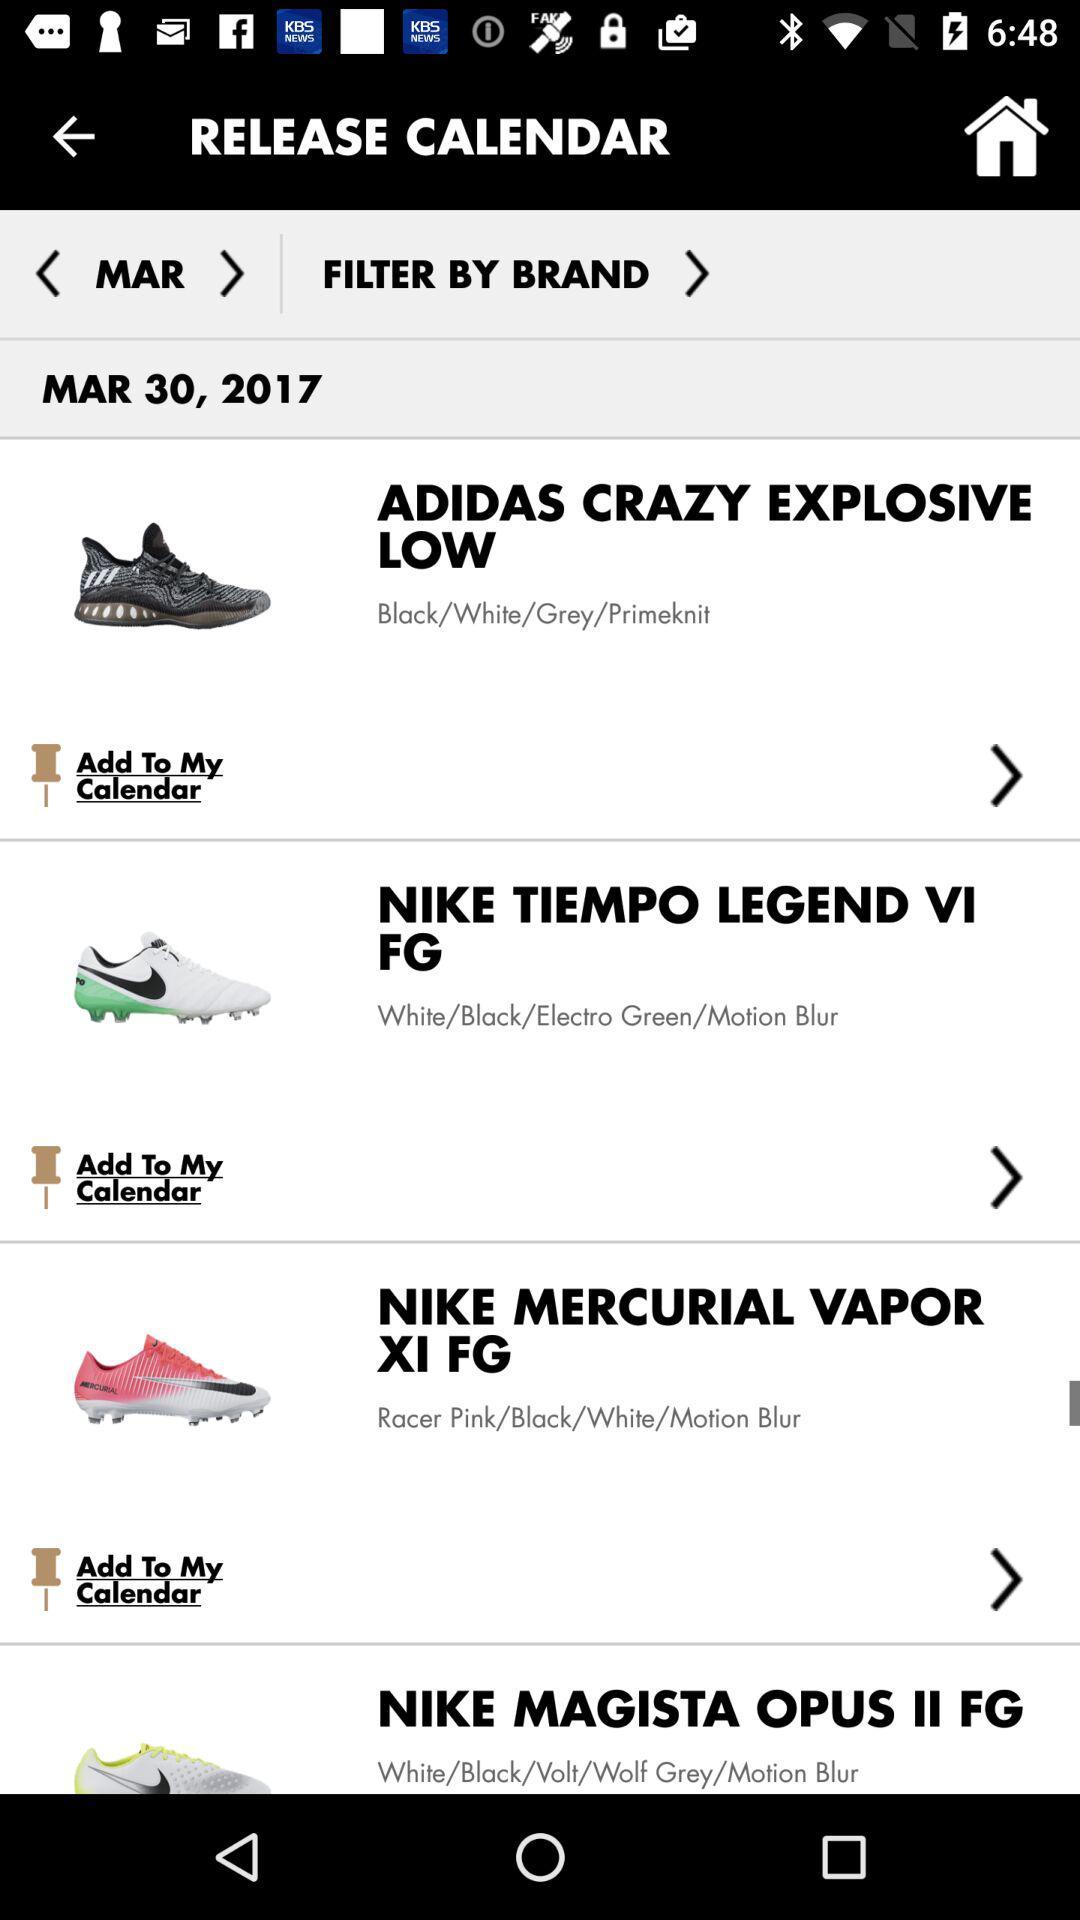  Describe the element at coordinates (231, 272) in the screenshot. I see `date option` at that location.